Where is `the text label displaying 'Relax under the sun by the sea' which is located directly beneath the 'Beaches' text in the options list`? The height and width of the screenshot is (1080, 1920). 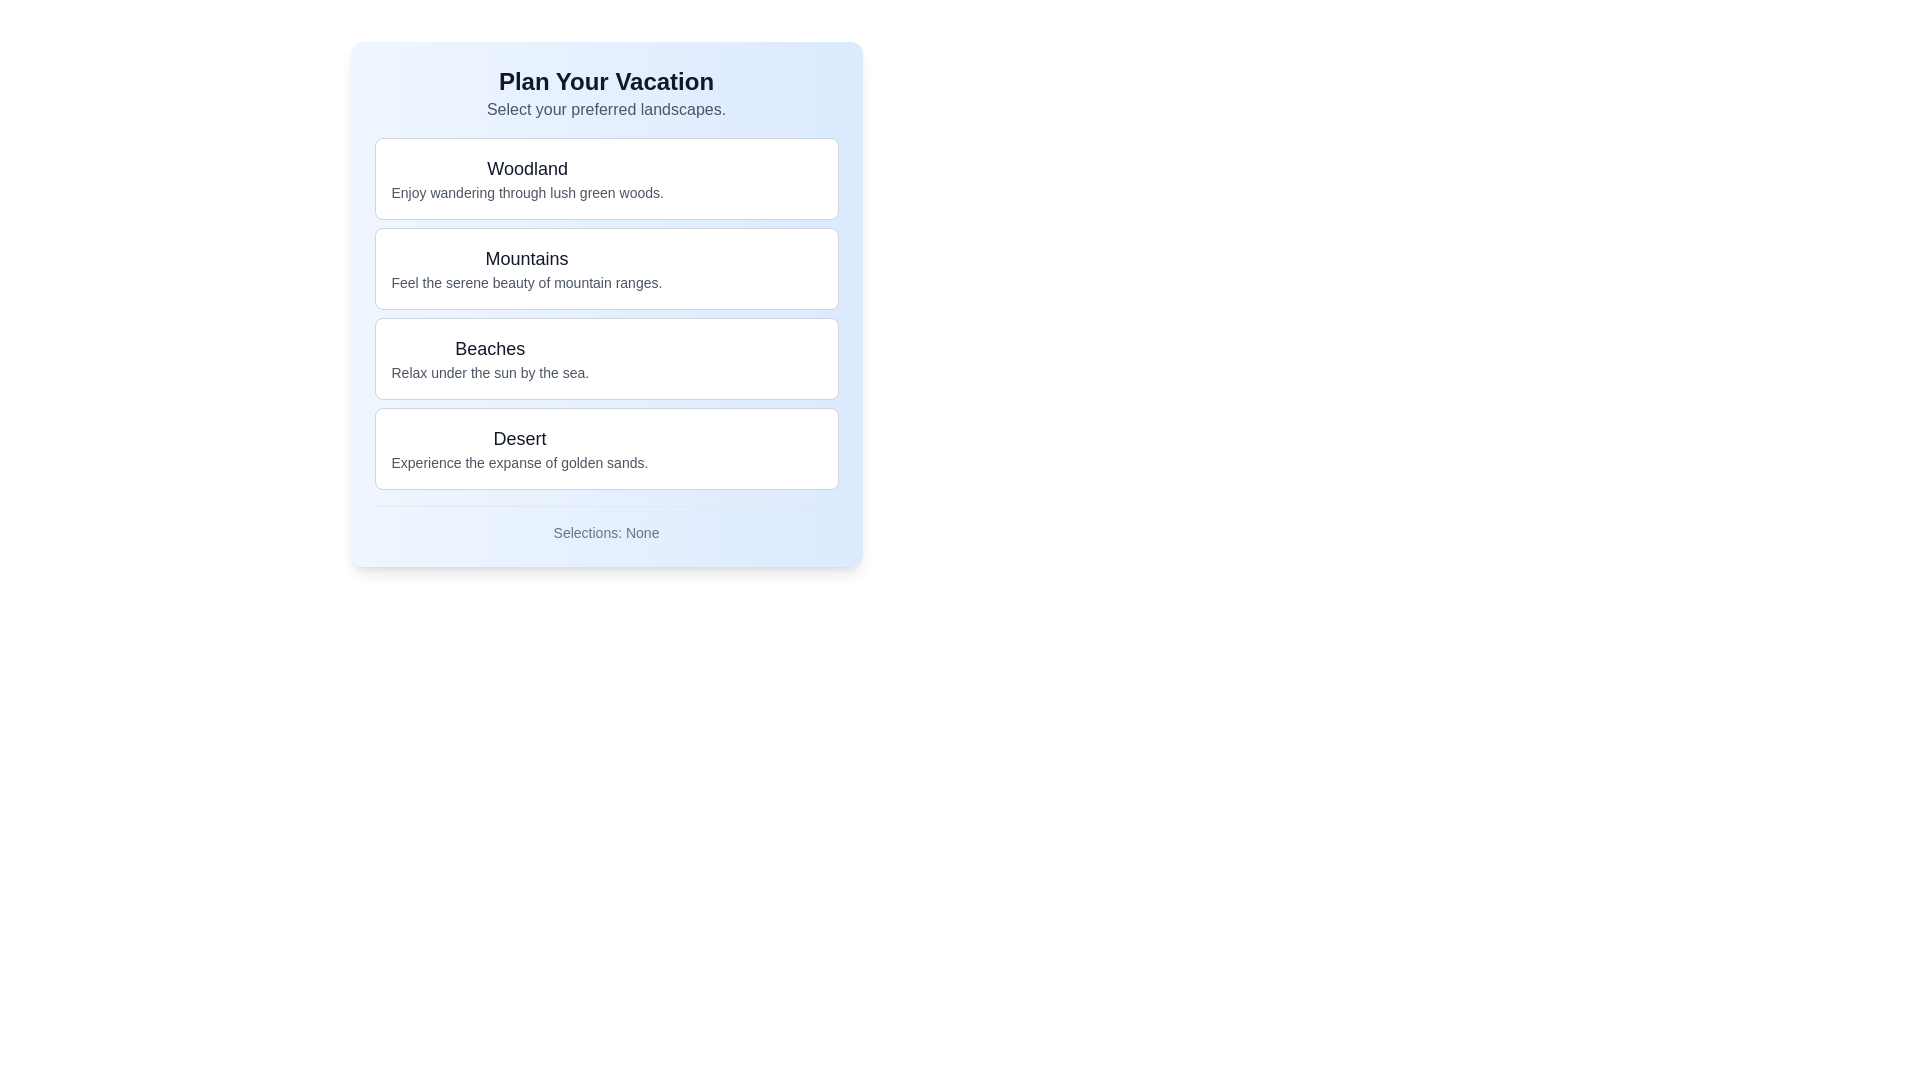 the text label displaying 'Relax under the sun by the sea' which is located directly beneath the 'Beaches' text in the options list is located at coordinates (490, 373).